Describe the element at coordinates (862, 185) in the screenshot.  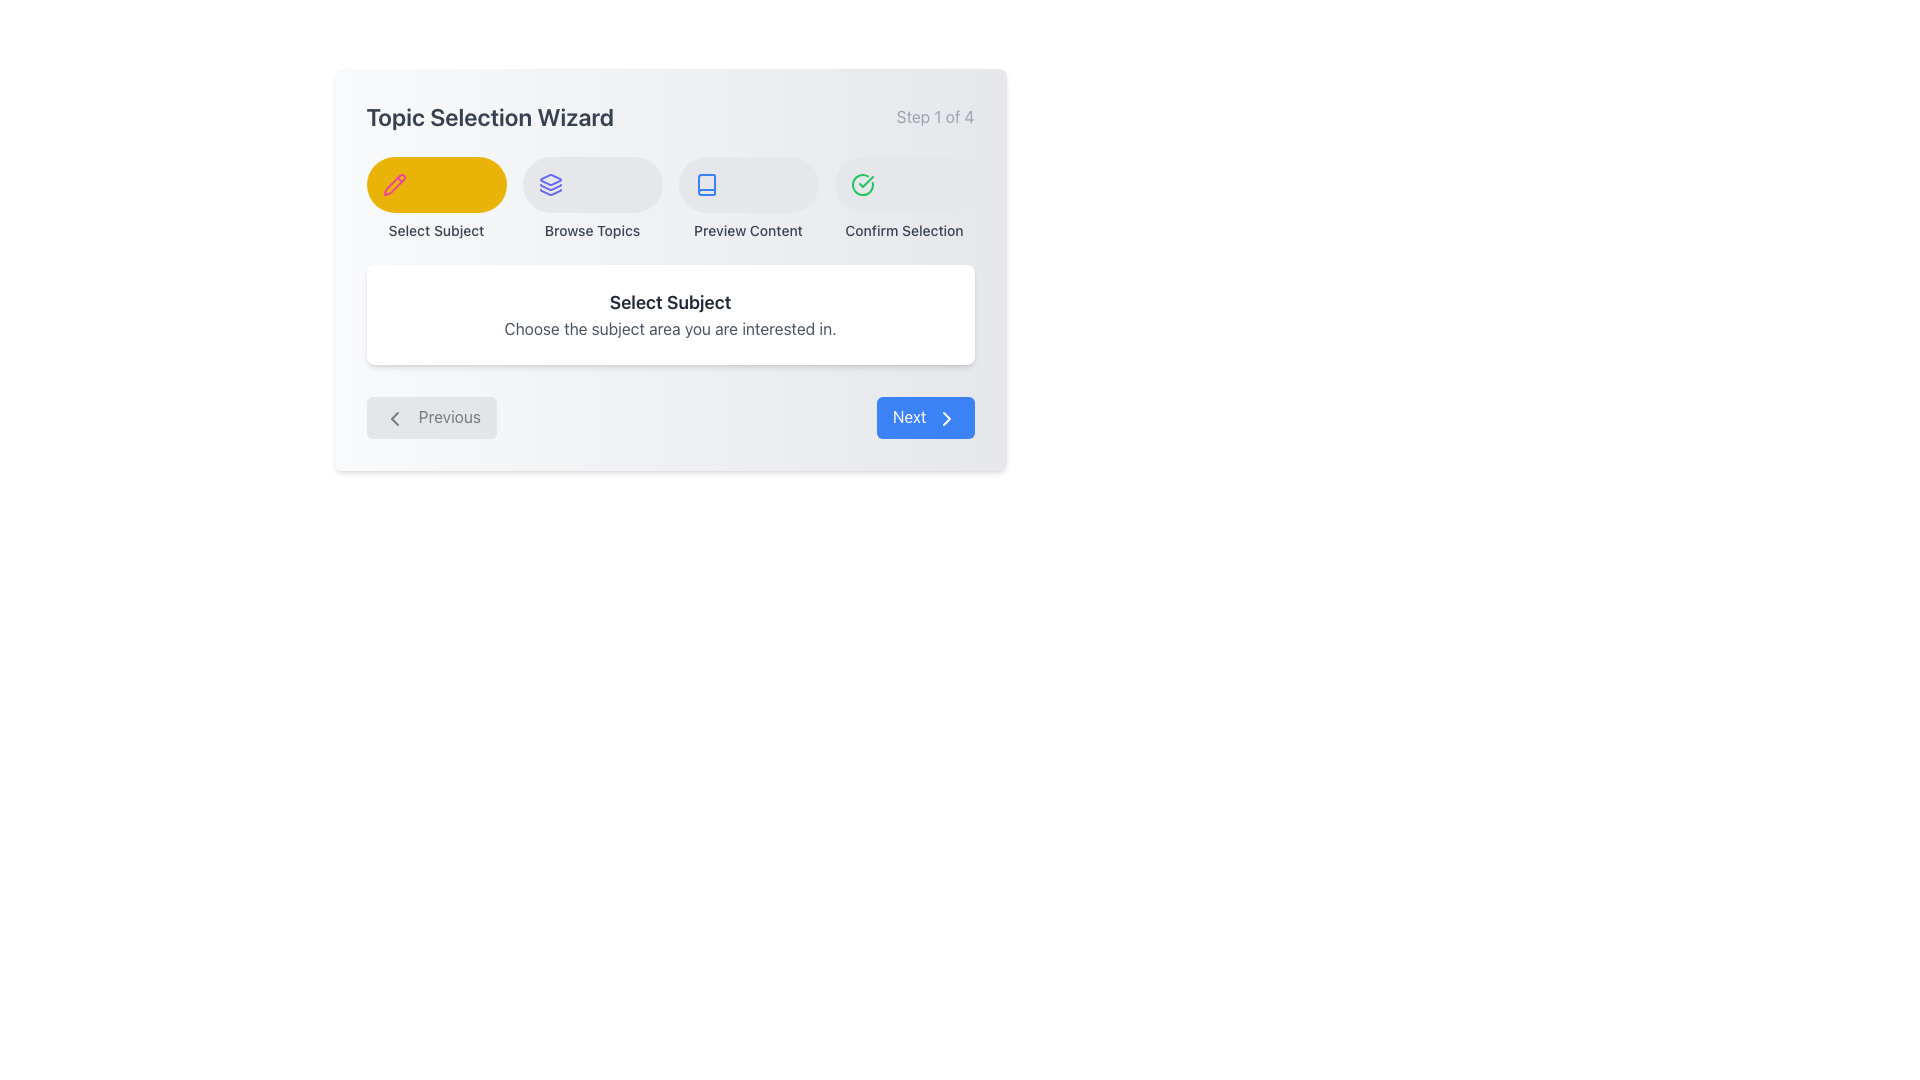
I see `the circular checkmark icon with a green stroke, which is the last icon in the tab navigation system at the top of the card interface` at that location.